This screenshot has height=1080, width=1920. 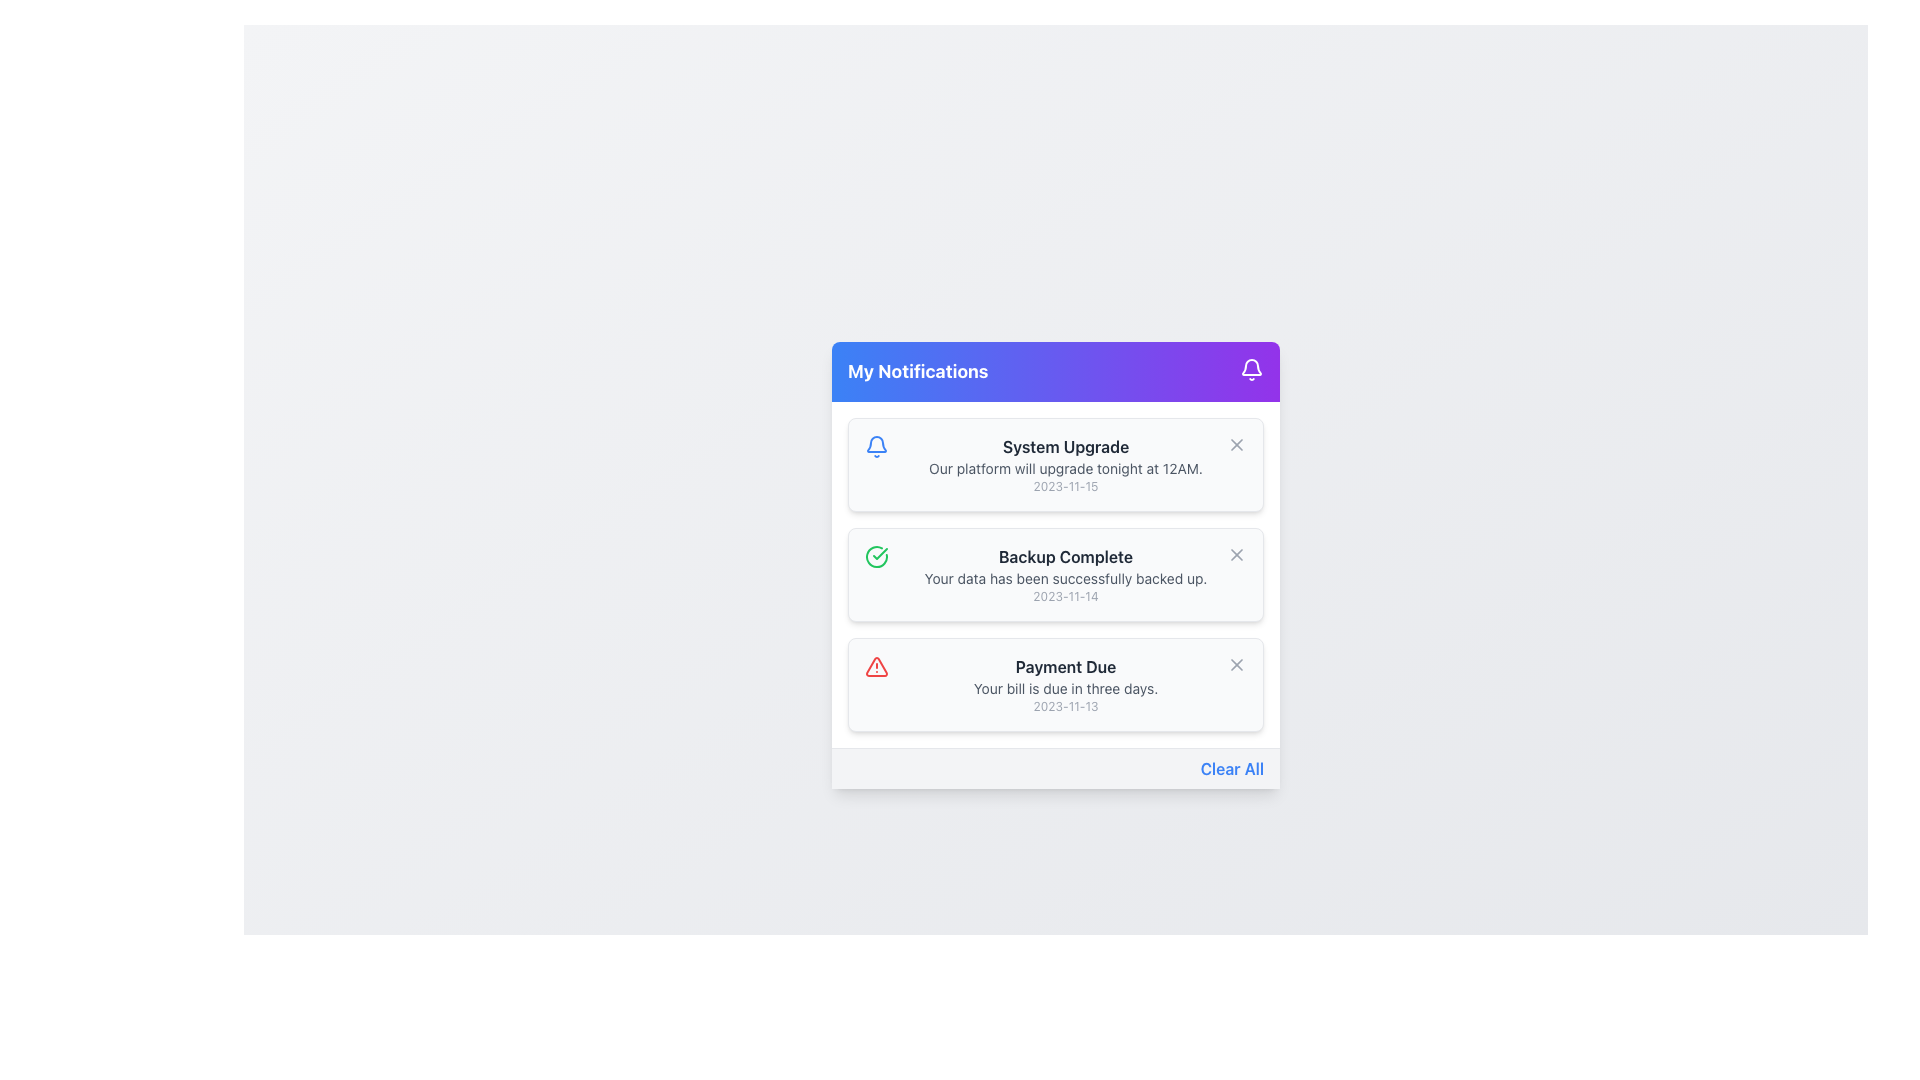 I want to click on information displayed in the notification card titled 'System Upgrade', which includes a blue bell icon, a bold title, a smaller description, and a date, located at the top of the 'My Notifications' panel, so click(x=1055, y=463).